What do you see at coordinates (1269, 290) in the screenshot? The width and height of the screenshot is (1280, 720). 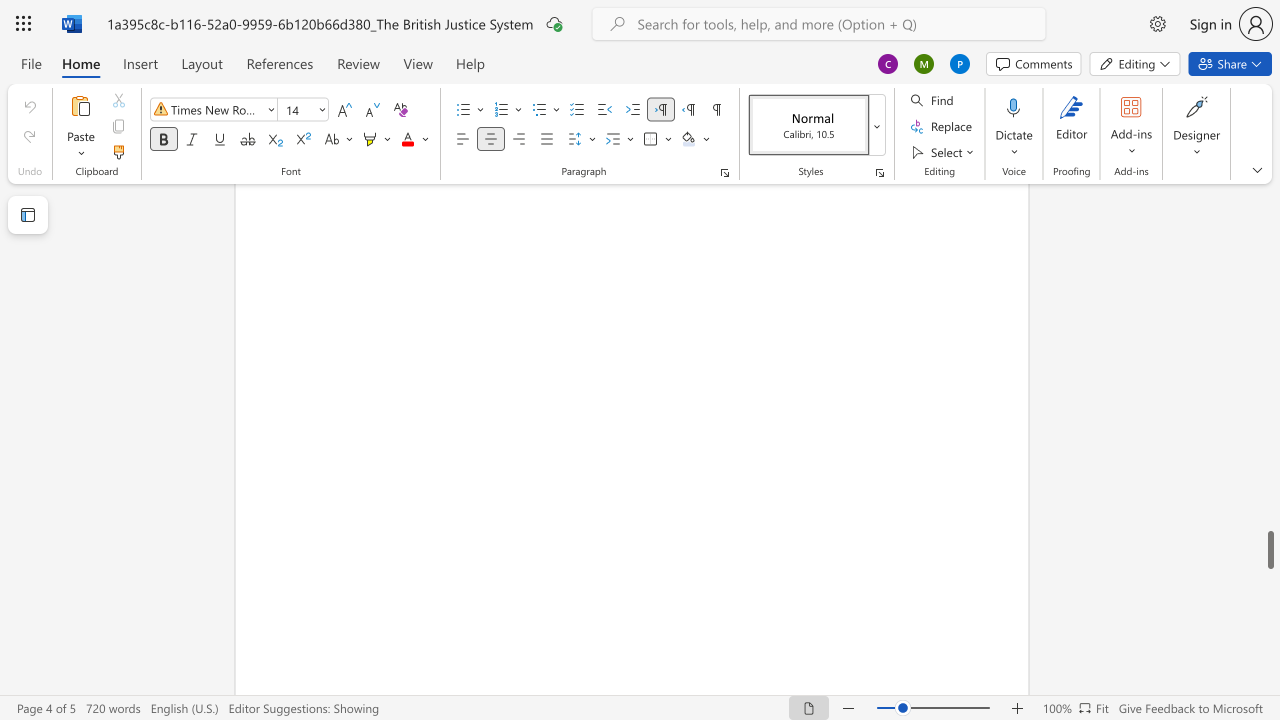 I see `the scrollbar to slide the page up` at bounding box center [1269, 290].